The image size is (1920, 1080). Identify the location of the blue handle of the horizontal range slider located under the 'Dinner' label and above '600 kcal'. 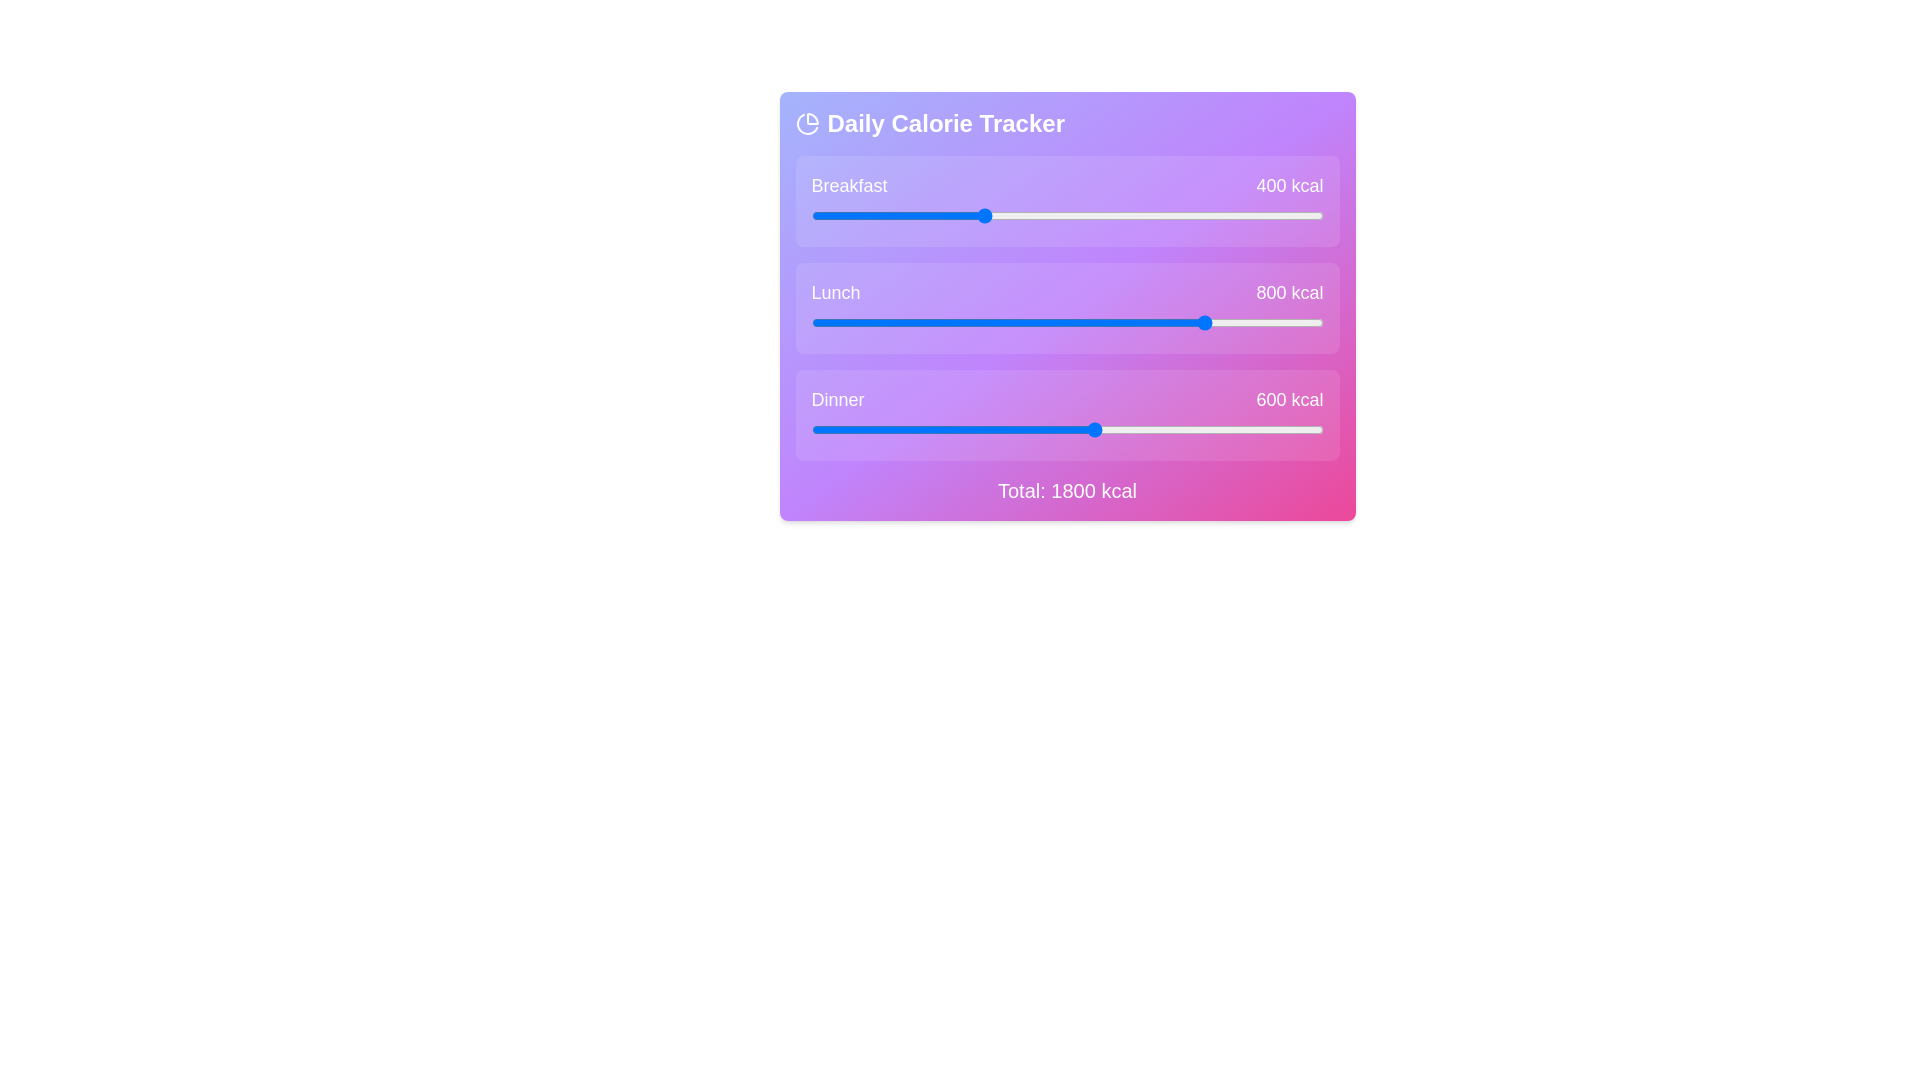
(1066, 428).